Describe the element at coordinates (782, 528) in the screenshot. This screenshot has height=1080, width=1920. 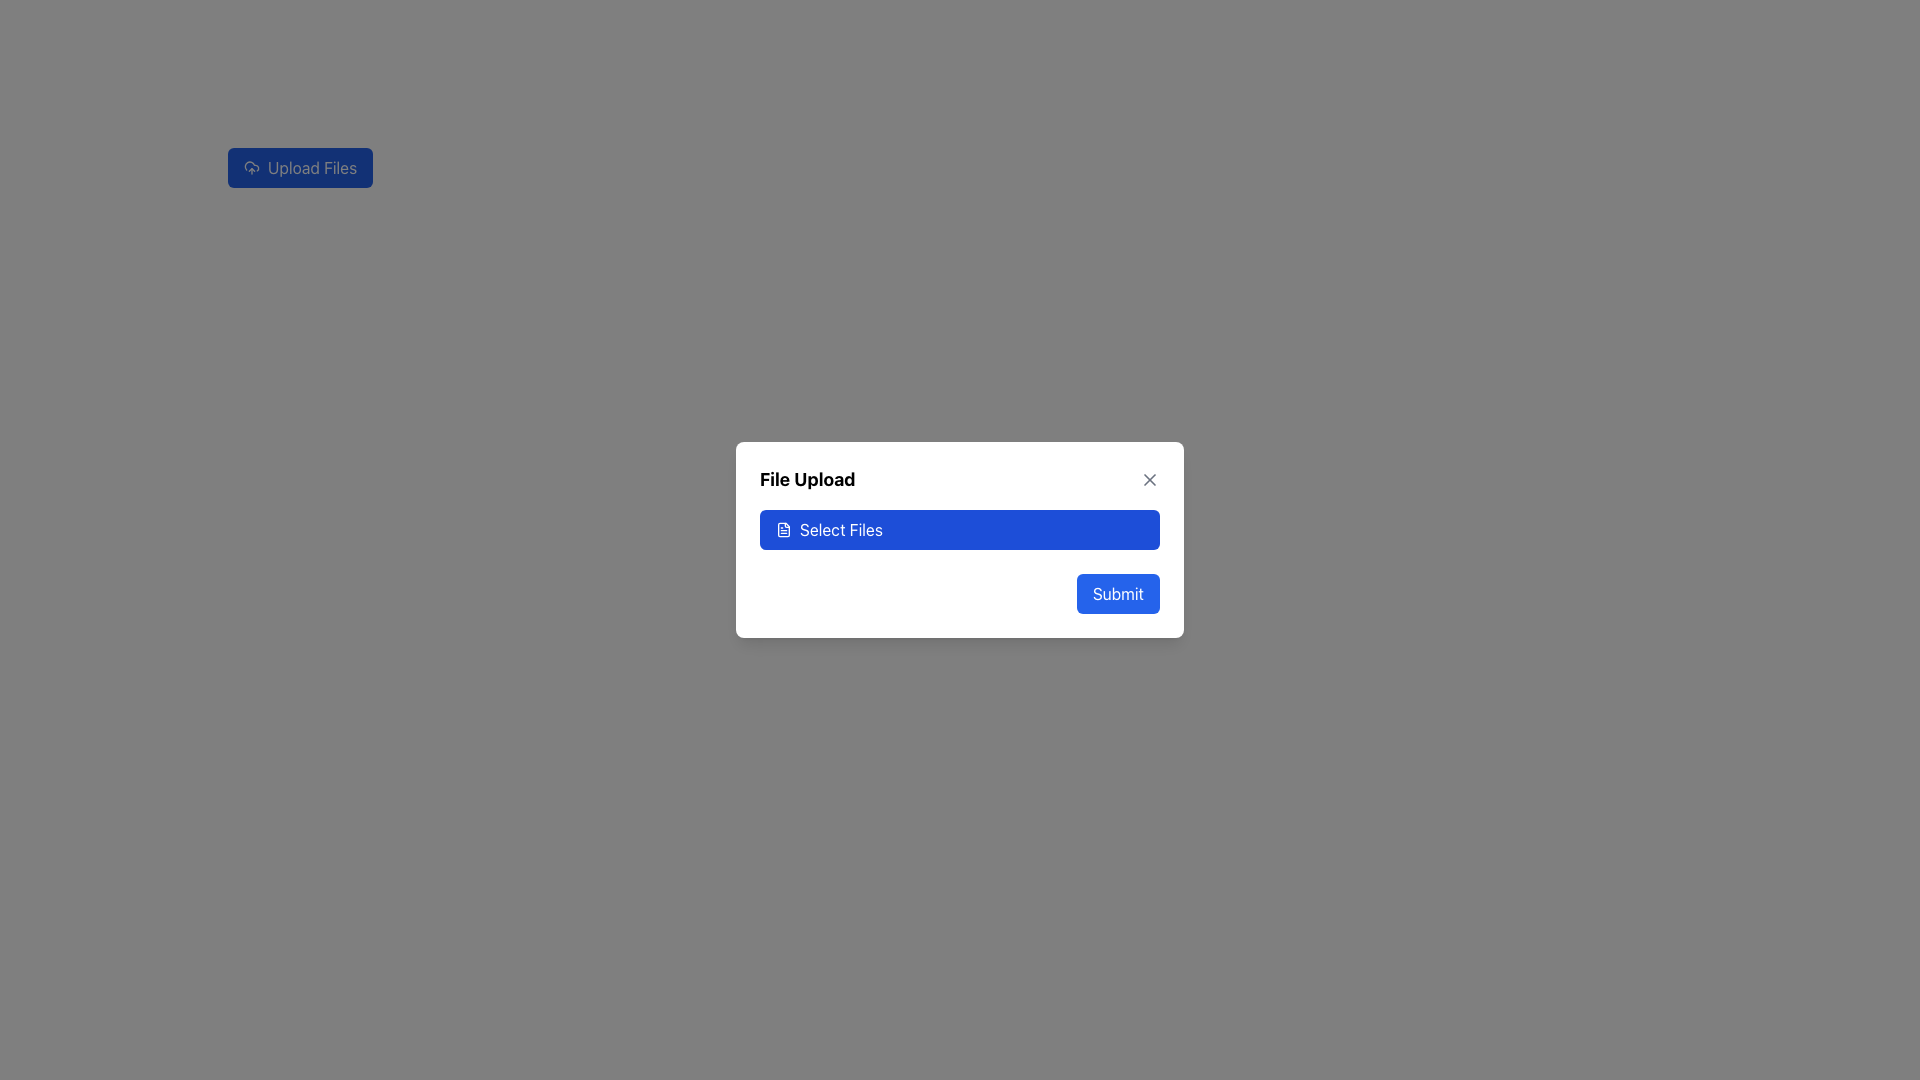
I see `the document icon located within the 'File Upload' modal, positioned to the left of the 'Select Files' button` at that location.